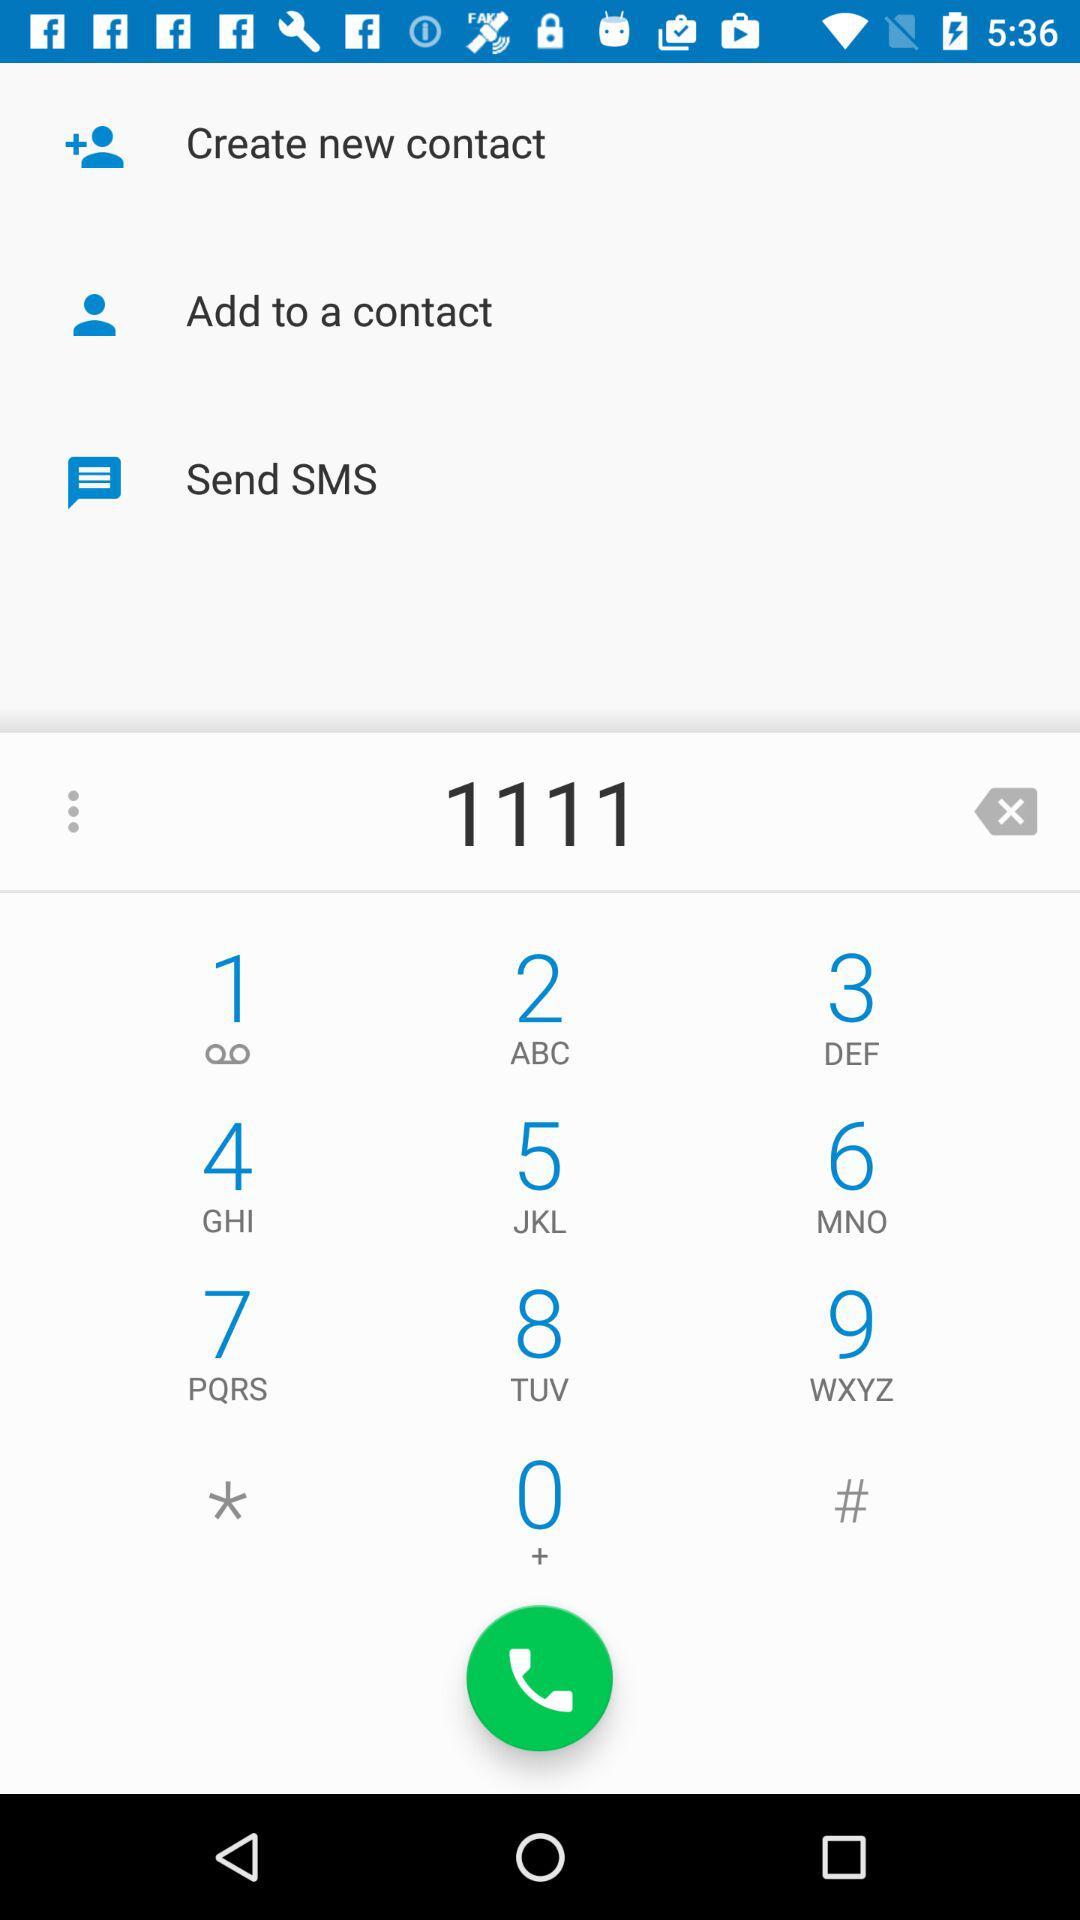  Describe the element at coordinates (540, 1678) in the screenshot. I see `the call icon` at that location.